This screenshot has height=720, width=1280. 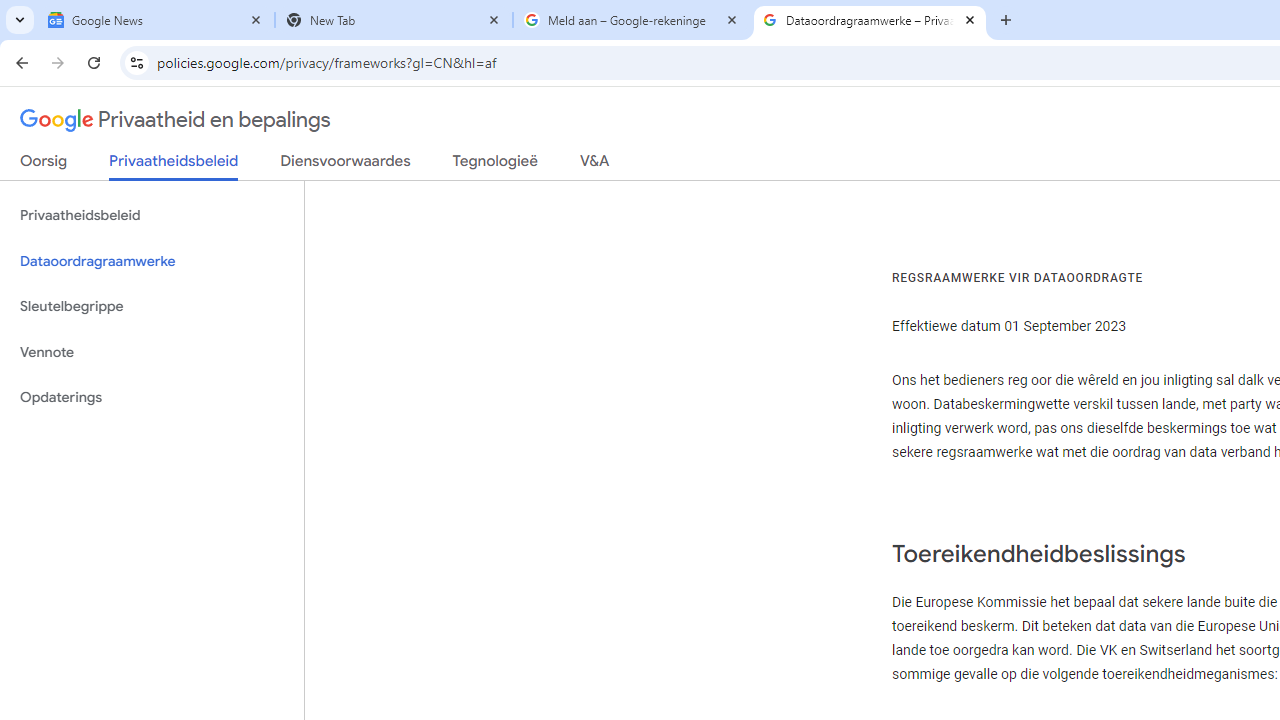 I want to click on 'Sleutelbegrippe', so click(x=151, y=306).